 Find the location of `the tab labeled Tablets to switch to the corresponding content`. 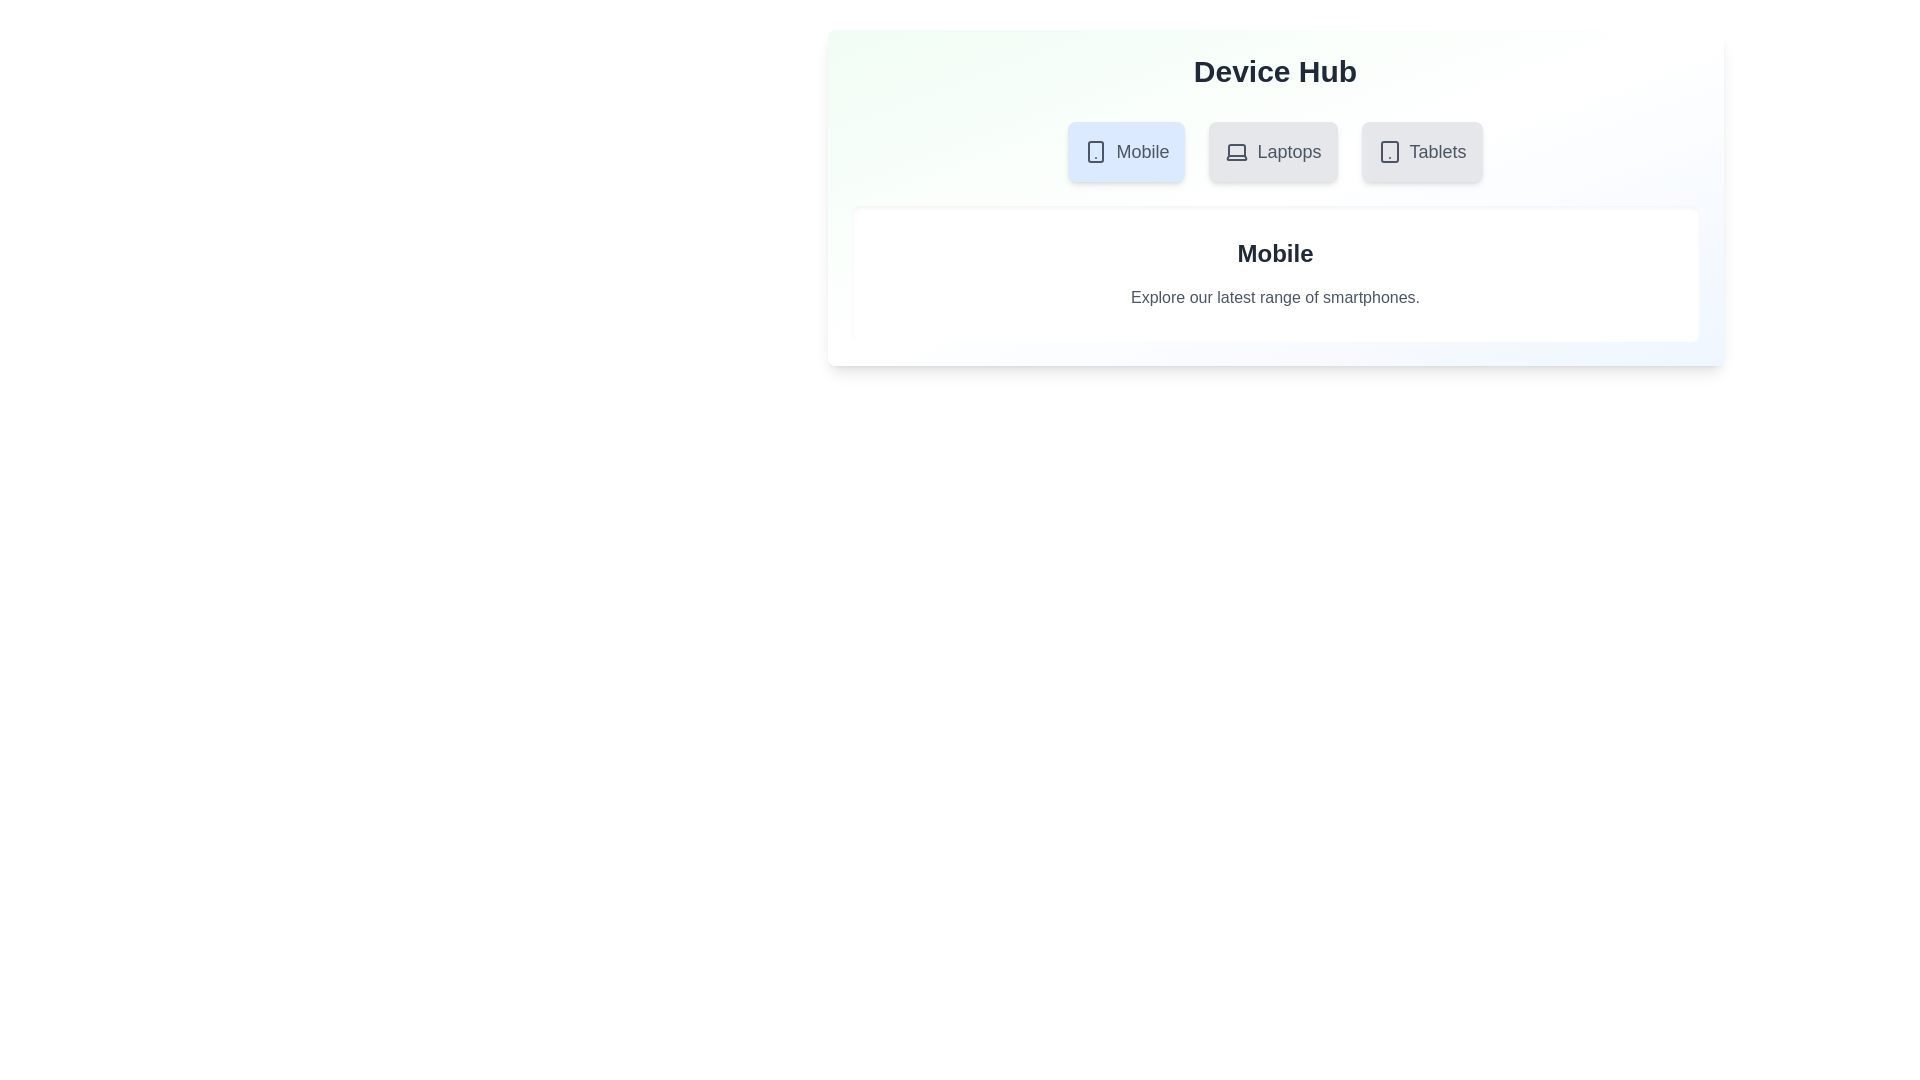

the tab labeled Tablets to switch to the corresponding content is located at coordinates (1420, 150).